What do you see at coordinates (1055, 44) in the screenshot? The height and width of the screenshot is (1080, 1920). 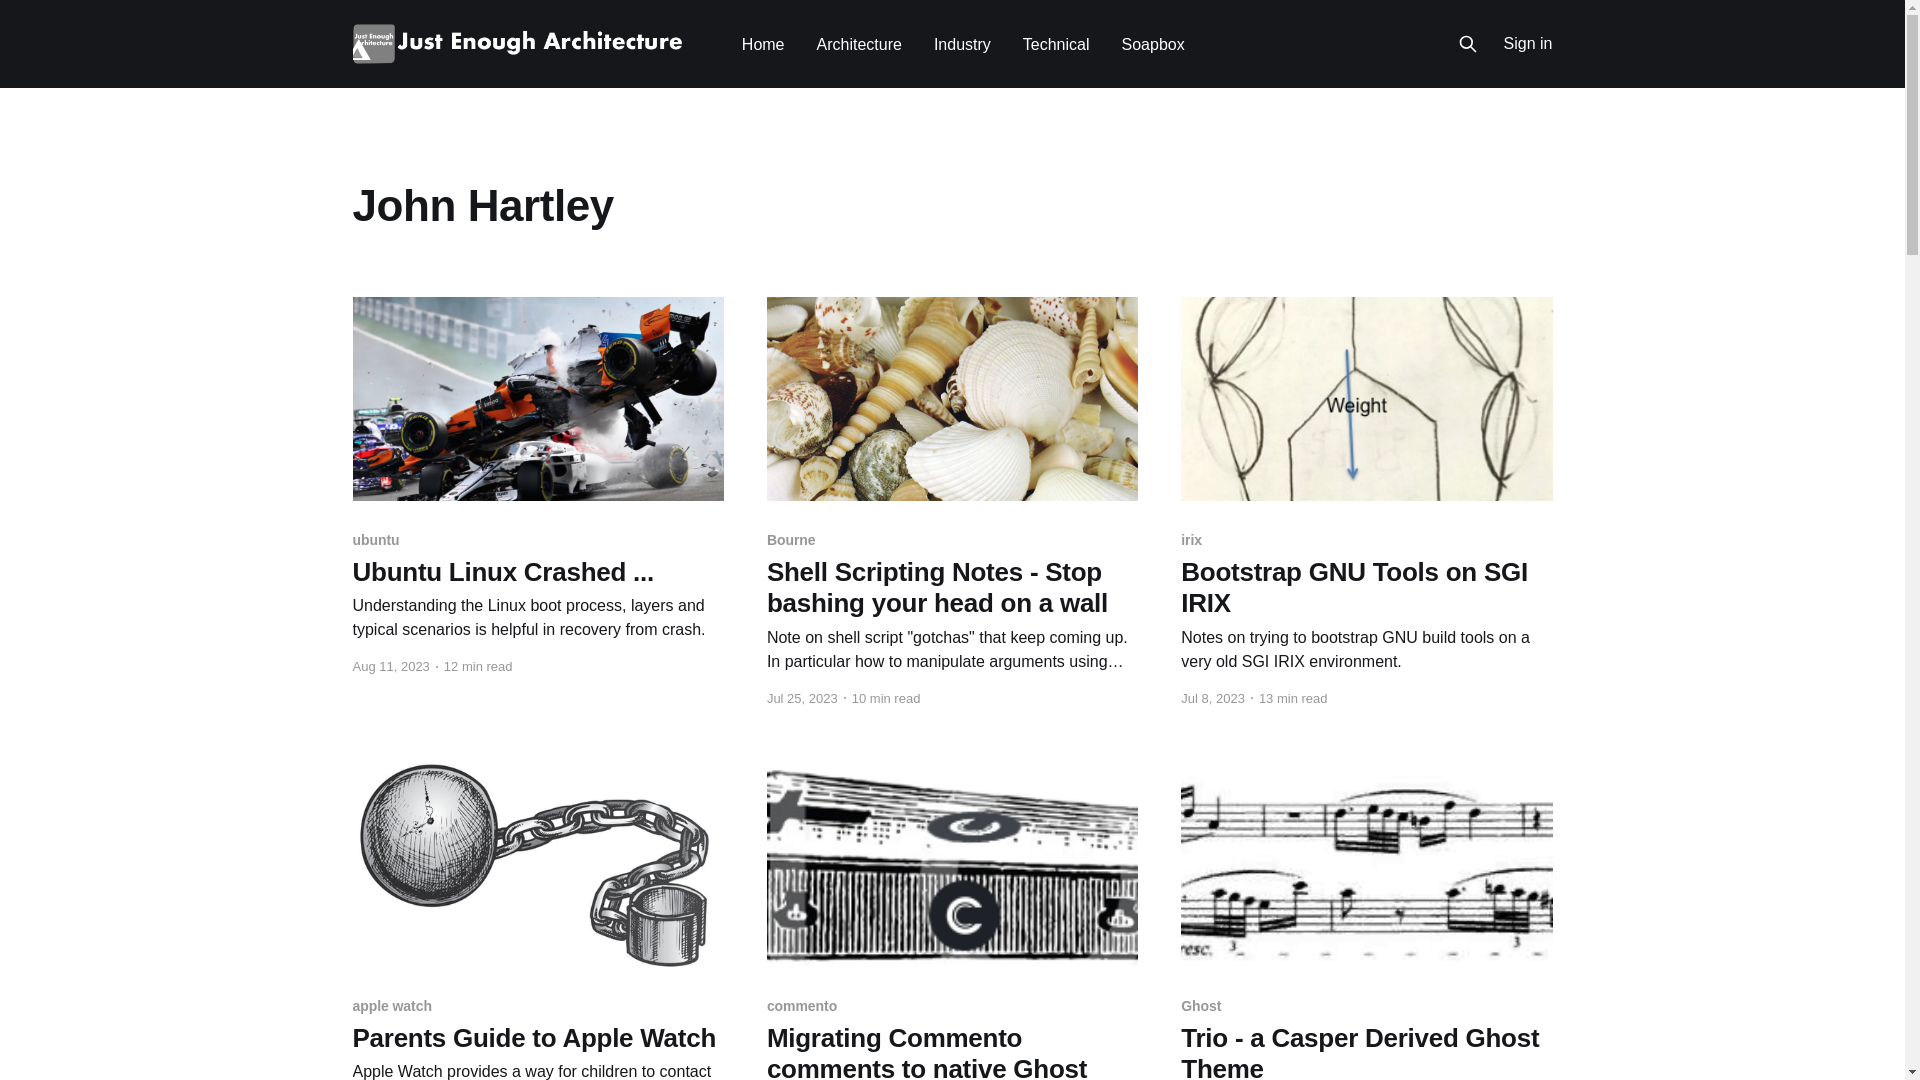 I see `'Technical'` at bounding box center [1055, 44].